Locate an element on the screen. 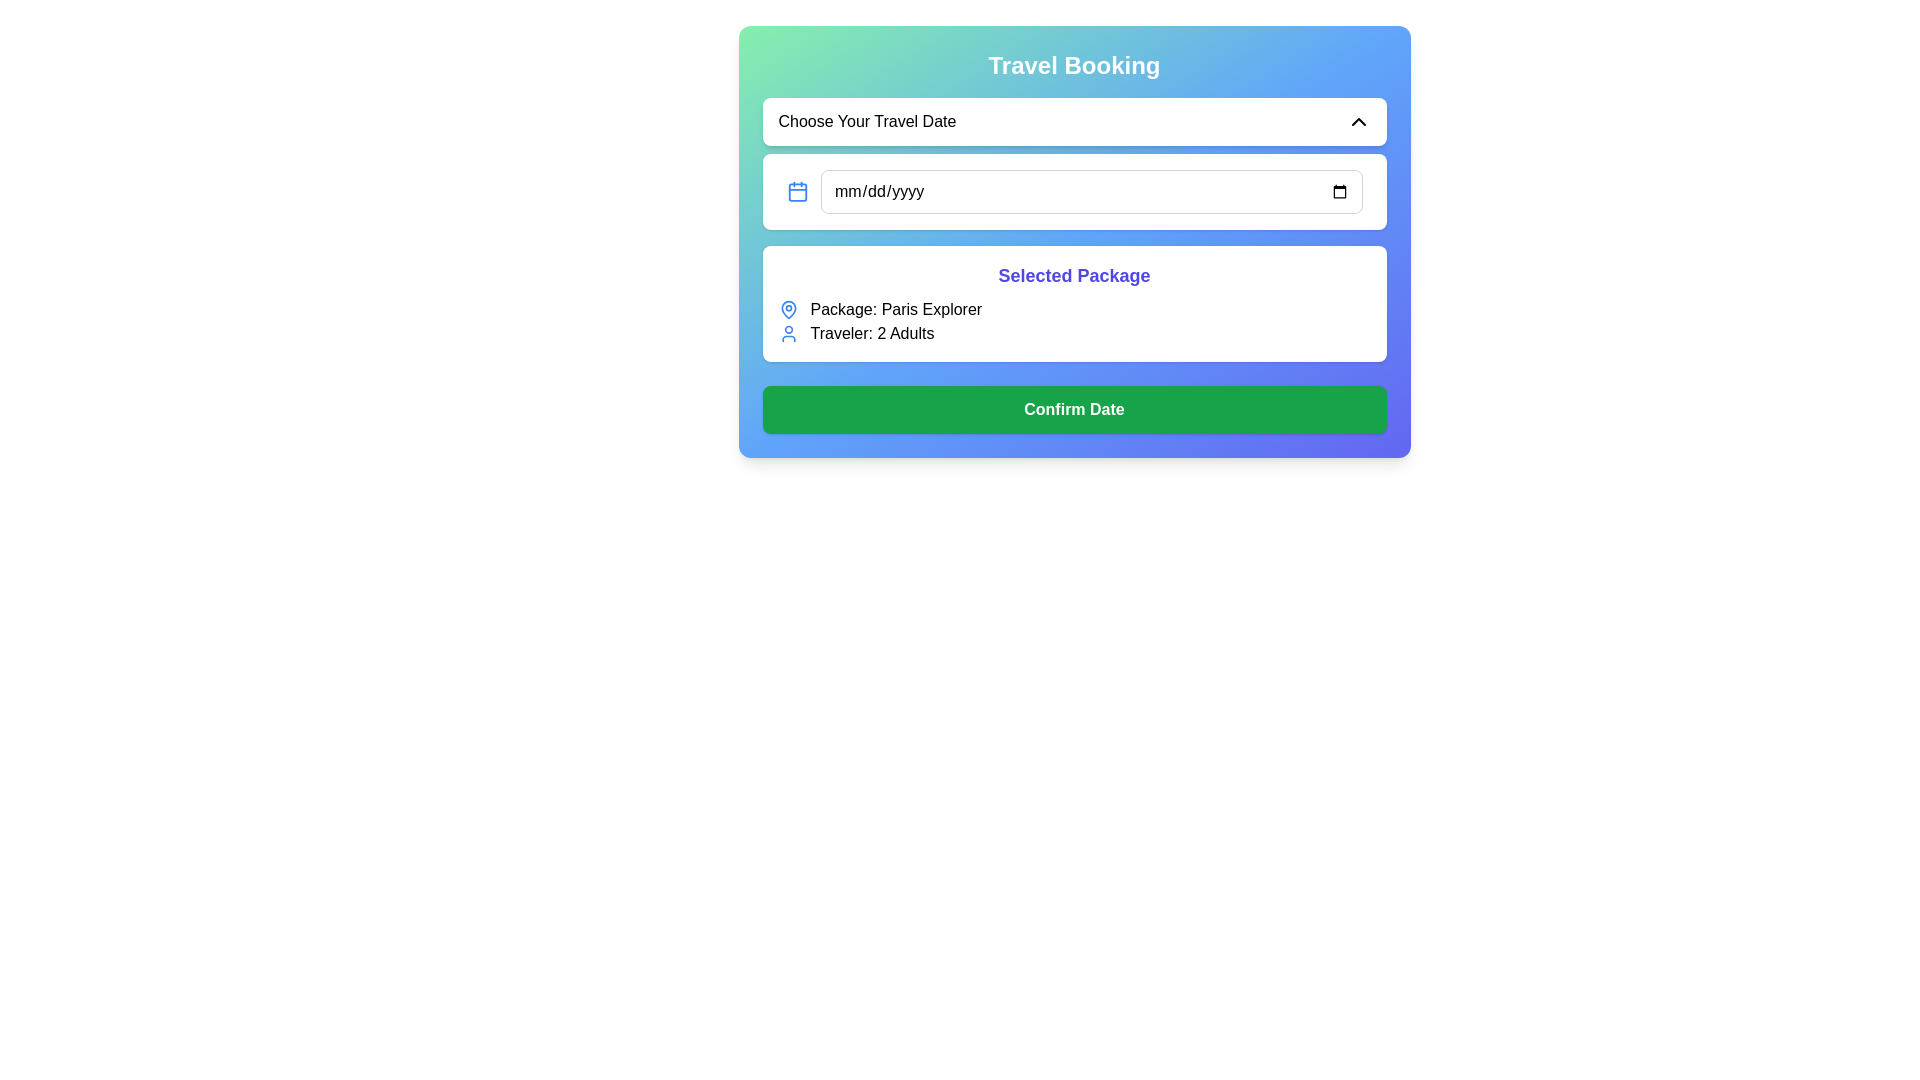 The width and height of the screenshot is (1920, 1080). the decorative SVG icon indicating 'location' or 'selected item' representation for the 'Package: Paris Explorer' in the travel booking interface under the 'Selected Package' section is located at coordinates (787, 309).